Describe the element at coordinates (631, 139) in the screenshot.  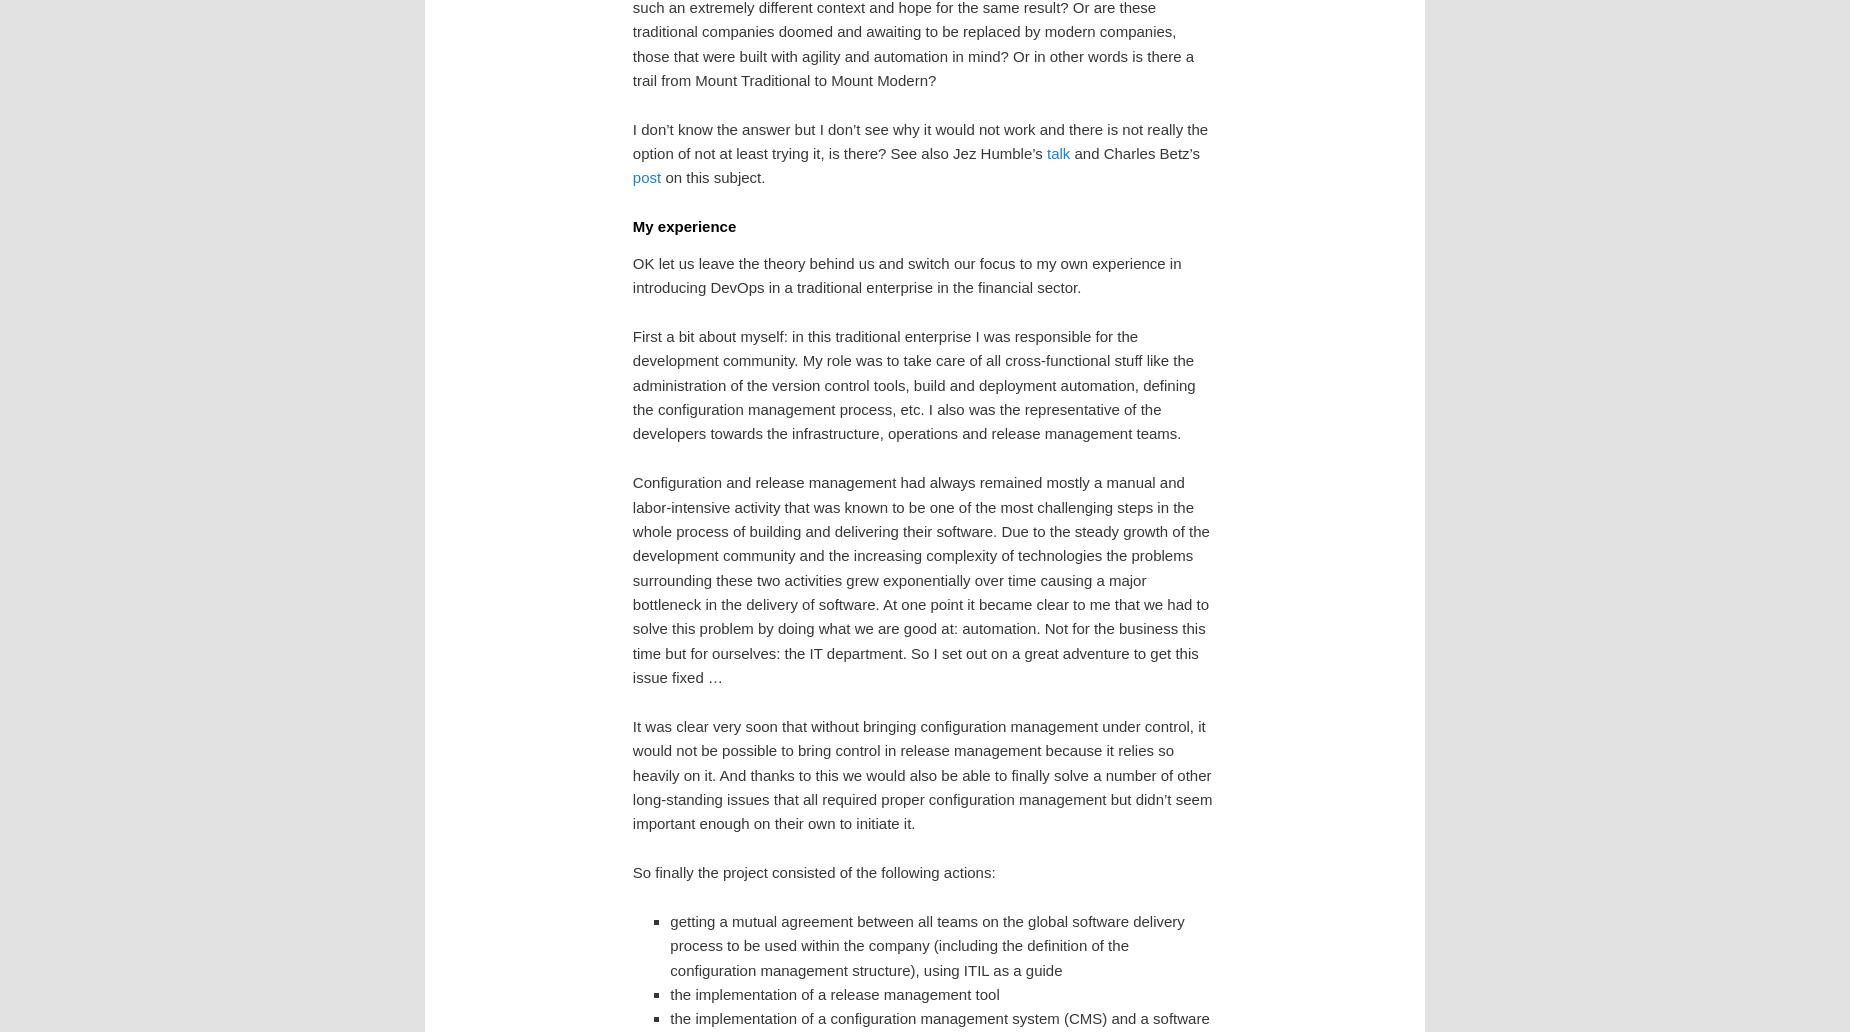
I see `'I don’t know the answer but I don’t see why it would not work and there is not really the option of not at least trying it, is there? See also Jez Humble’s'` at that location.